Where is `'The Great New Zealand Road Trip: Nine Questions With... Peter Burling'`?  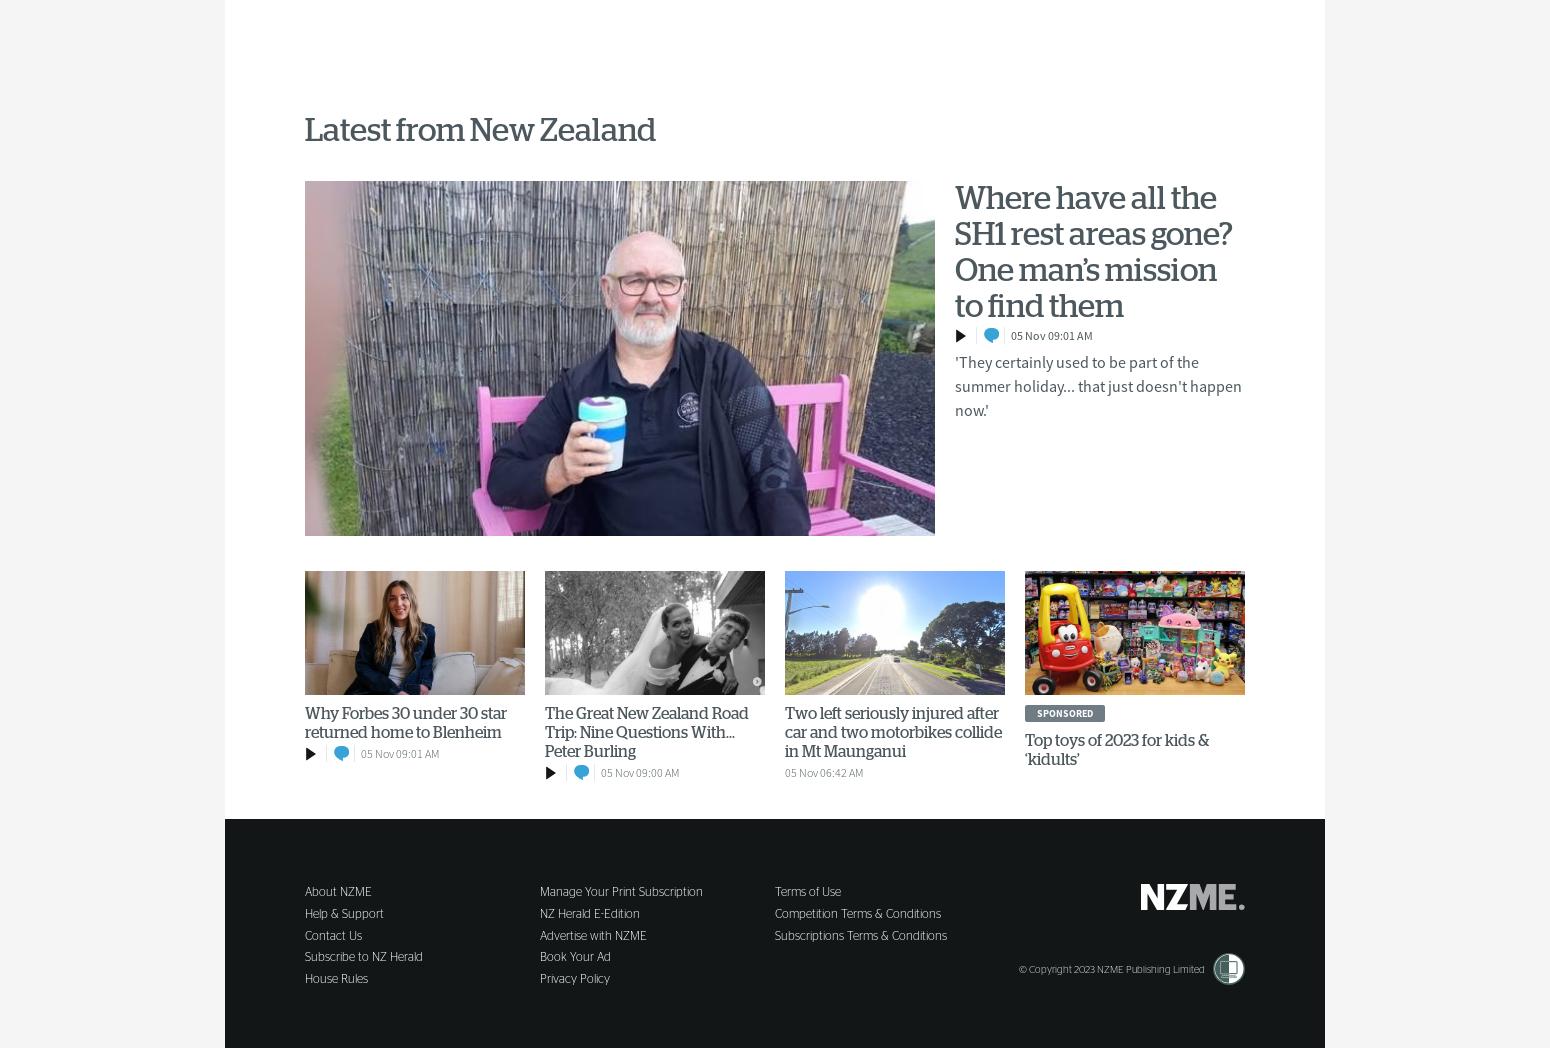 'The Great New Zealand Road Trip: Nine Questions With... Peter Burling' is located at coordinates (544, 731).